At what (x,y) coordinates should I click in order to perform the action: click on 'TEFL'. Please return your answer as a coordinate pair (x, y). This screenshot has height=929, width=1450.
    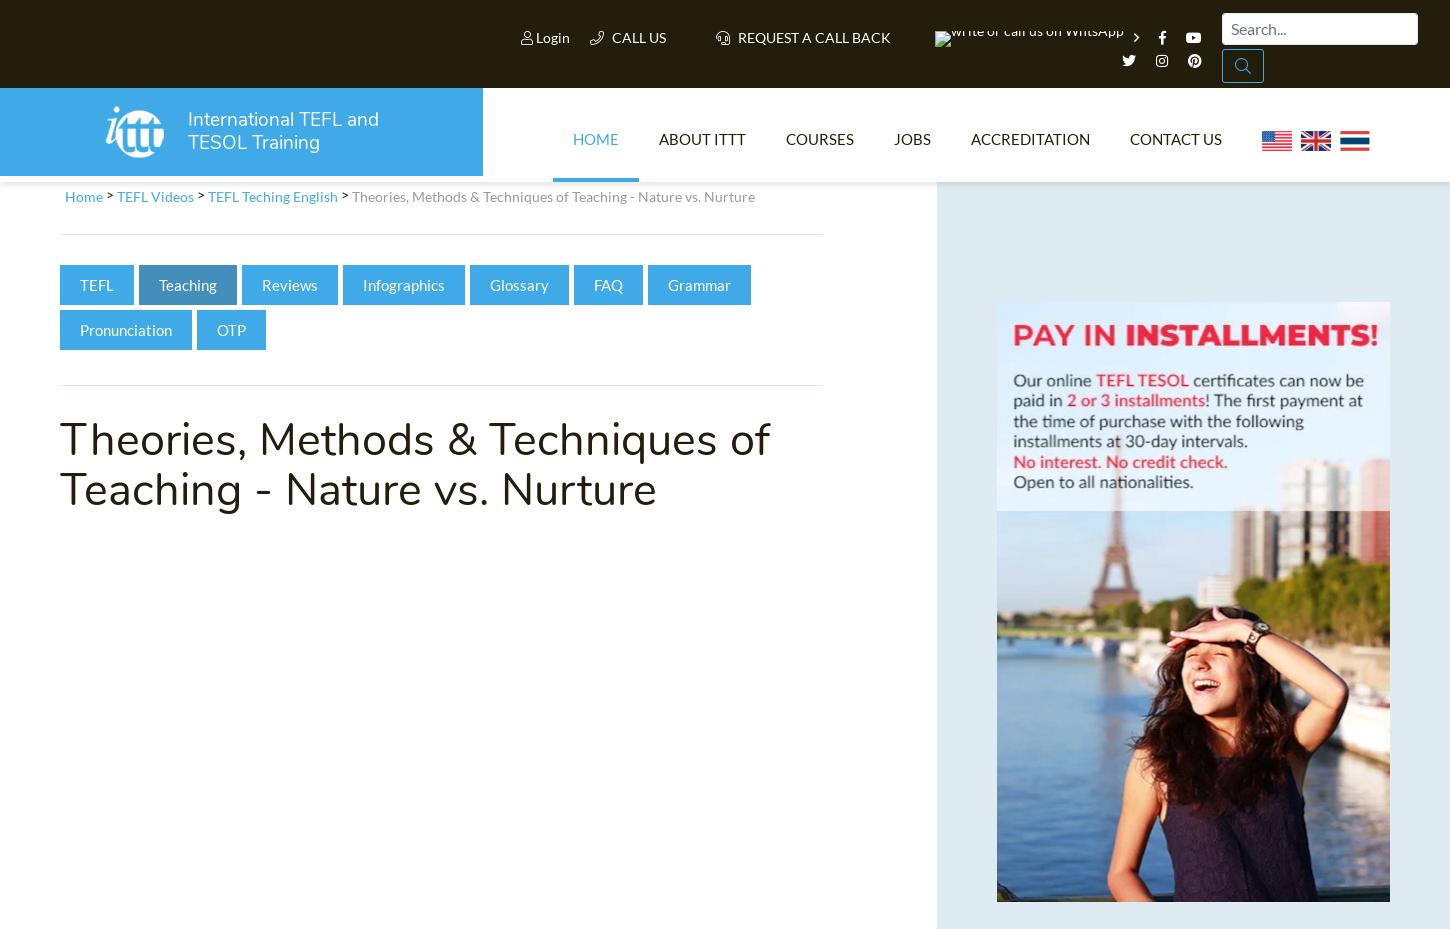
    Looking at the image, I should click on (97, 291).